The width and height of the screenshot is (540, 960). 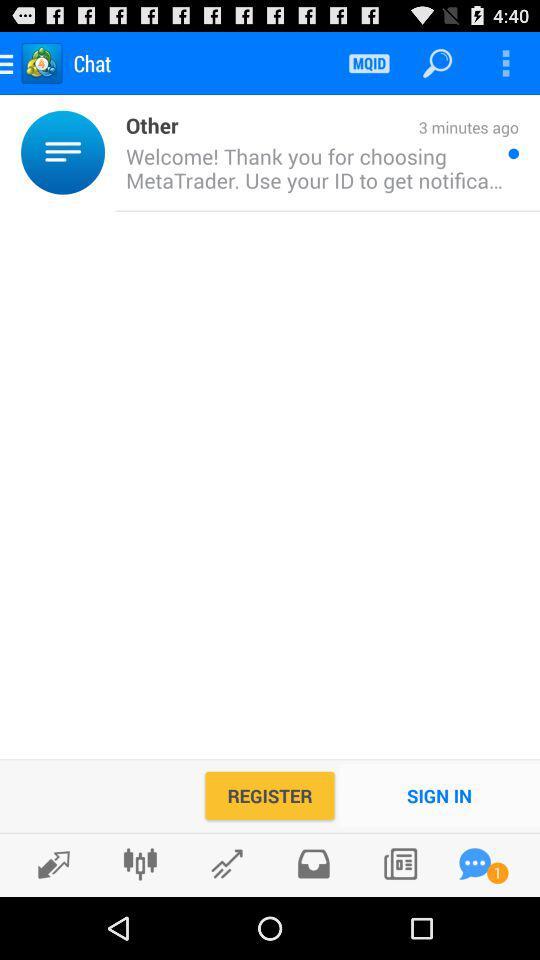 What do you see at coordinates (474, 924) in the screenshot?
I see `the chat icon` at bounding box center [474, 924].